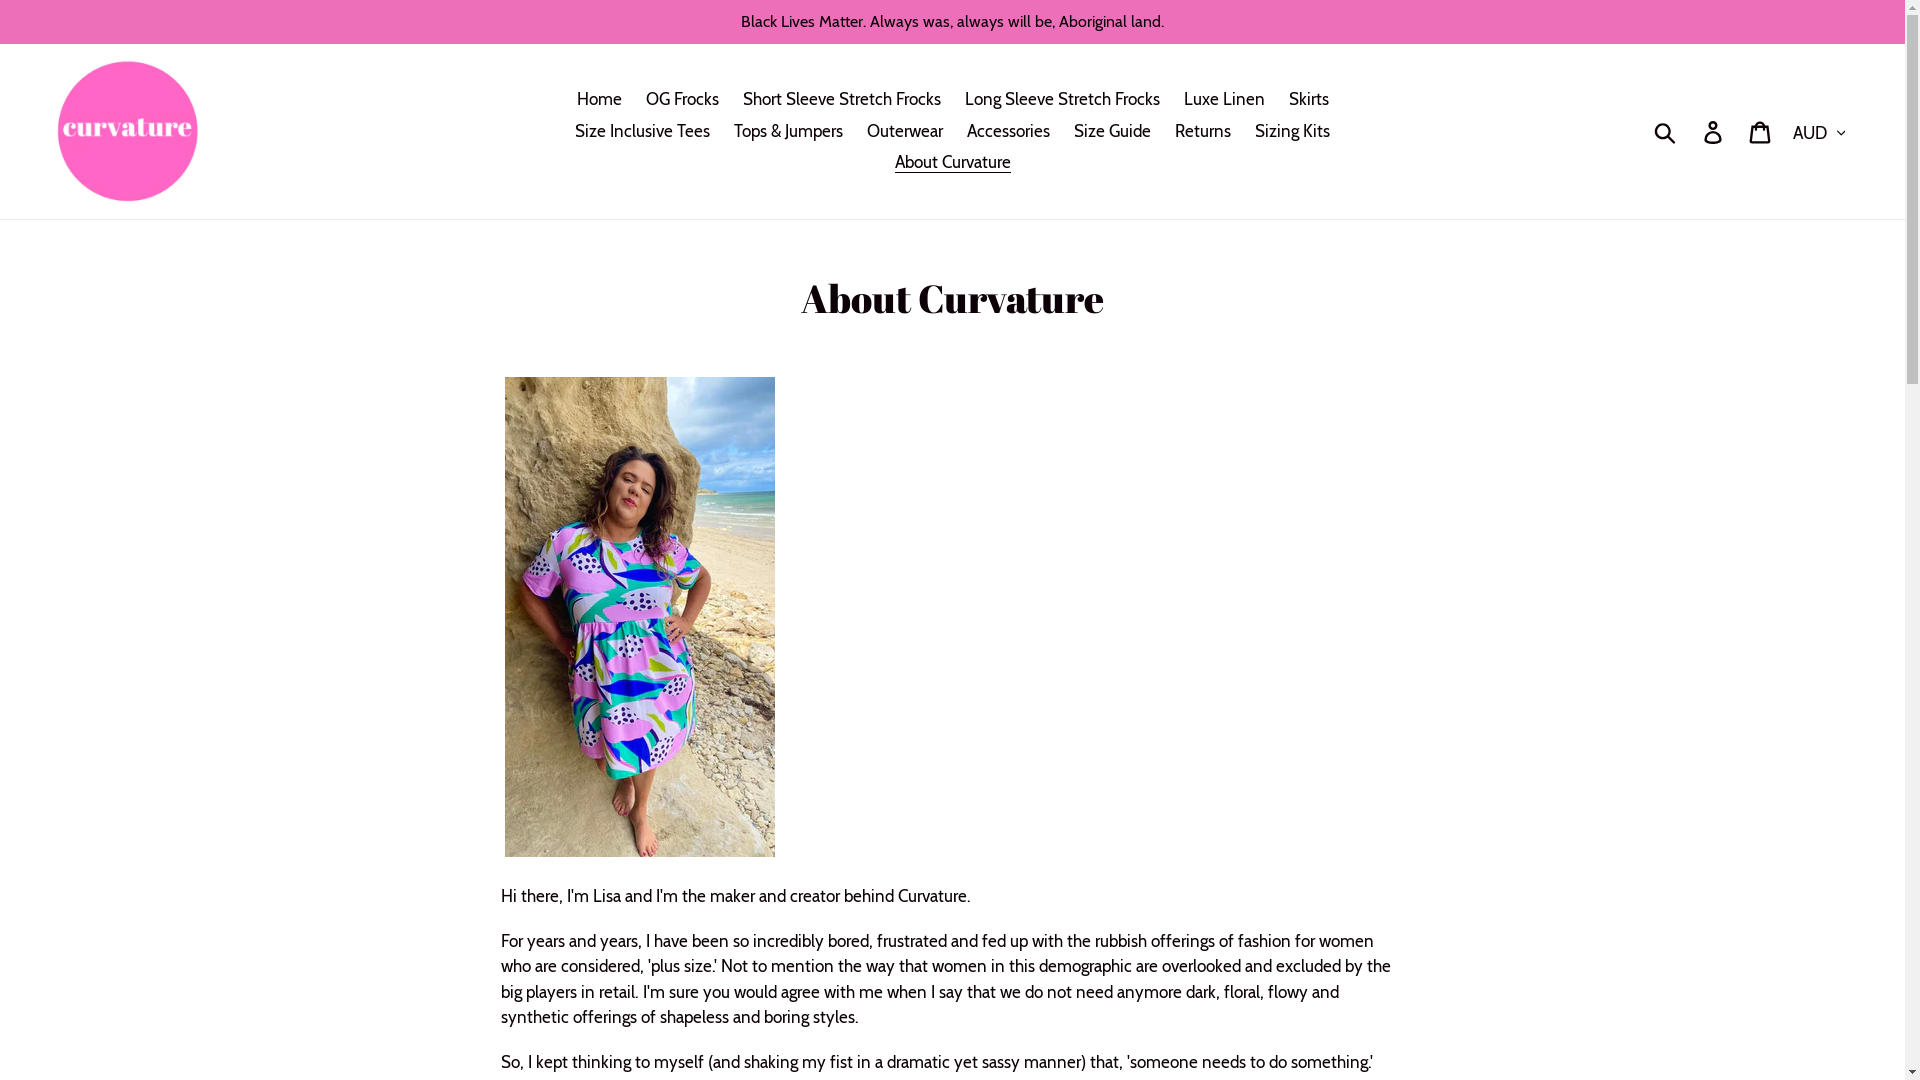  What do you see at coordinates (682, 100) in the screenshot?
I see `'OG Frocks'` at bounding box center [682, 100].